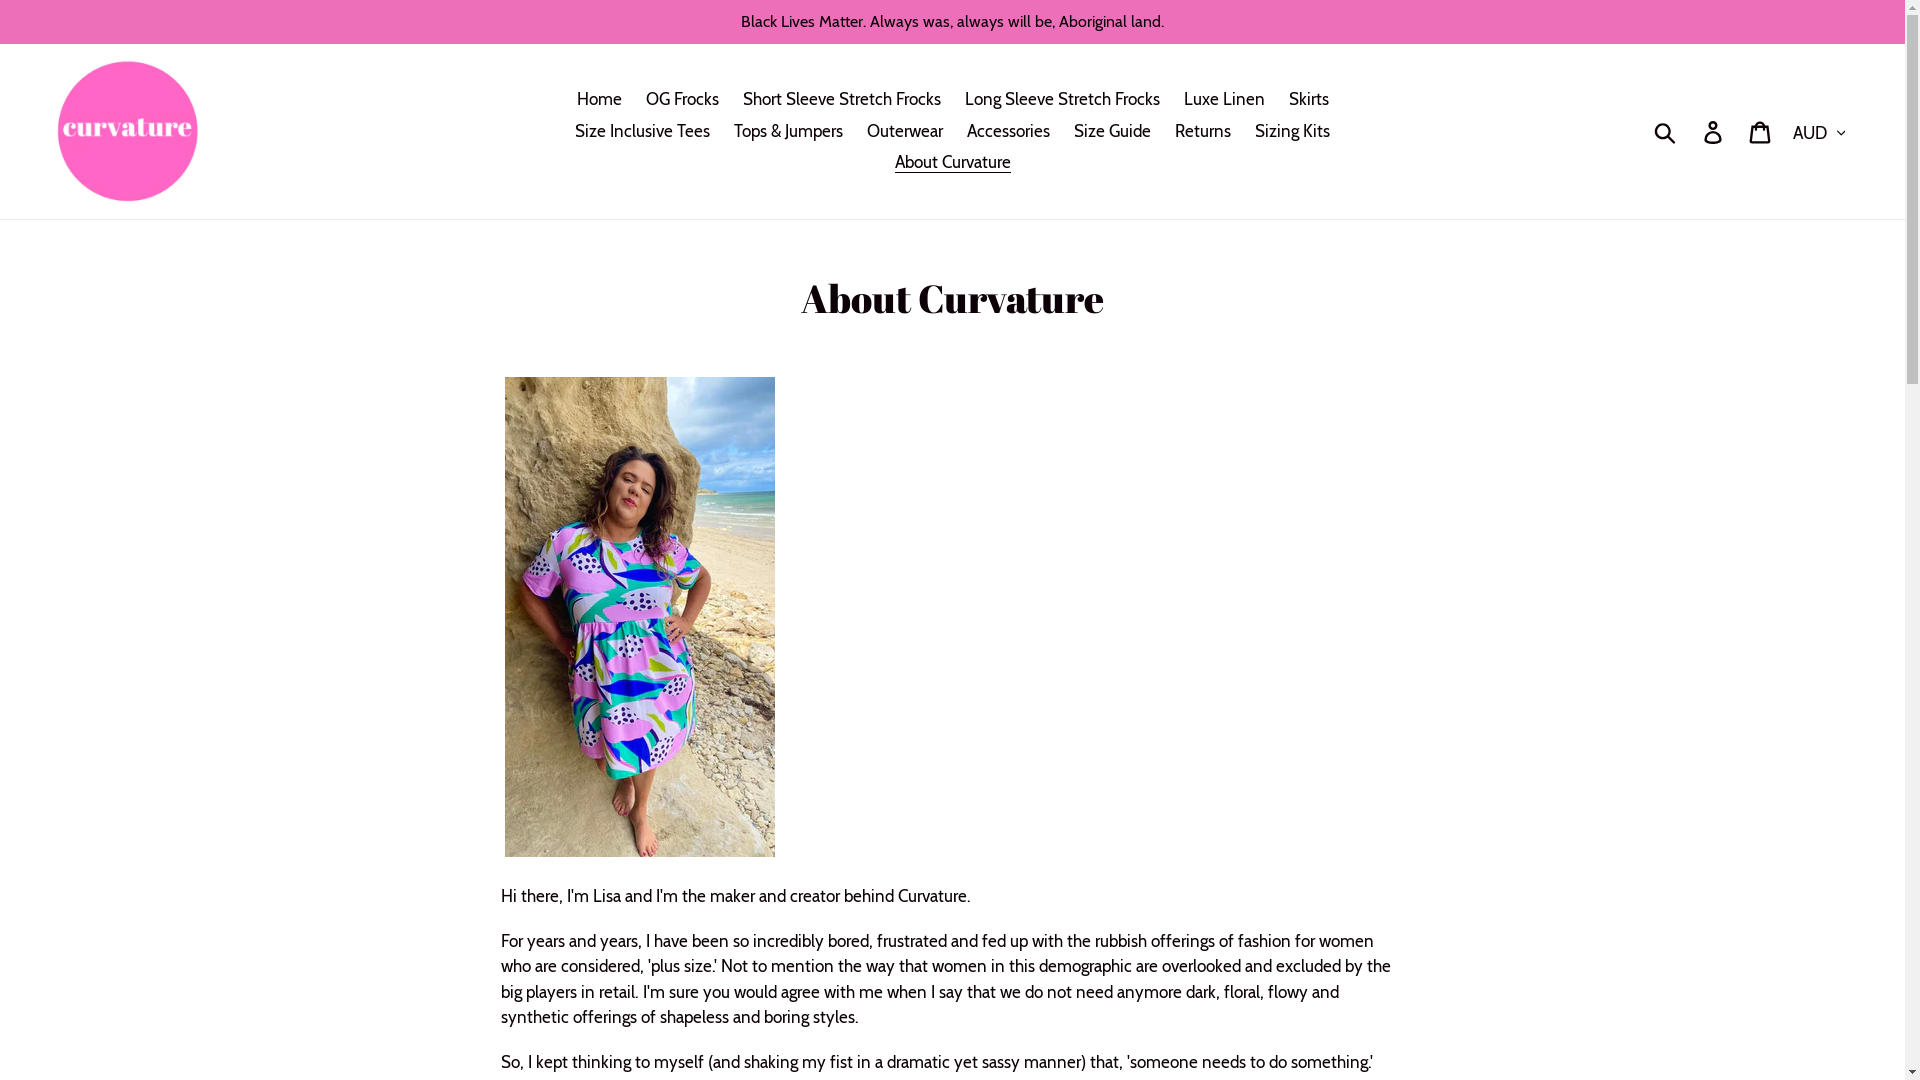  What do you see at coordinates (682, 100) in the screenshot?
I see `'OG Frocks'` at bounding box center [682, 100].